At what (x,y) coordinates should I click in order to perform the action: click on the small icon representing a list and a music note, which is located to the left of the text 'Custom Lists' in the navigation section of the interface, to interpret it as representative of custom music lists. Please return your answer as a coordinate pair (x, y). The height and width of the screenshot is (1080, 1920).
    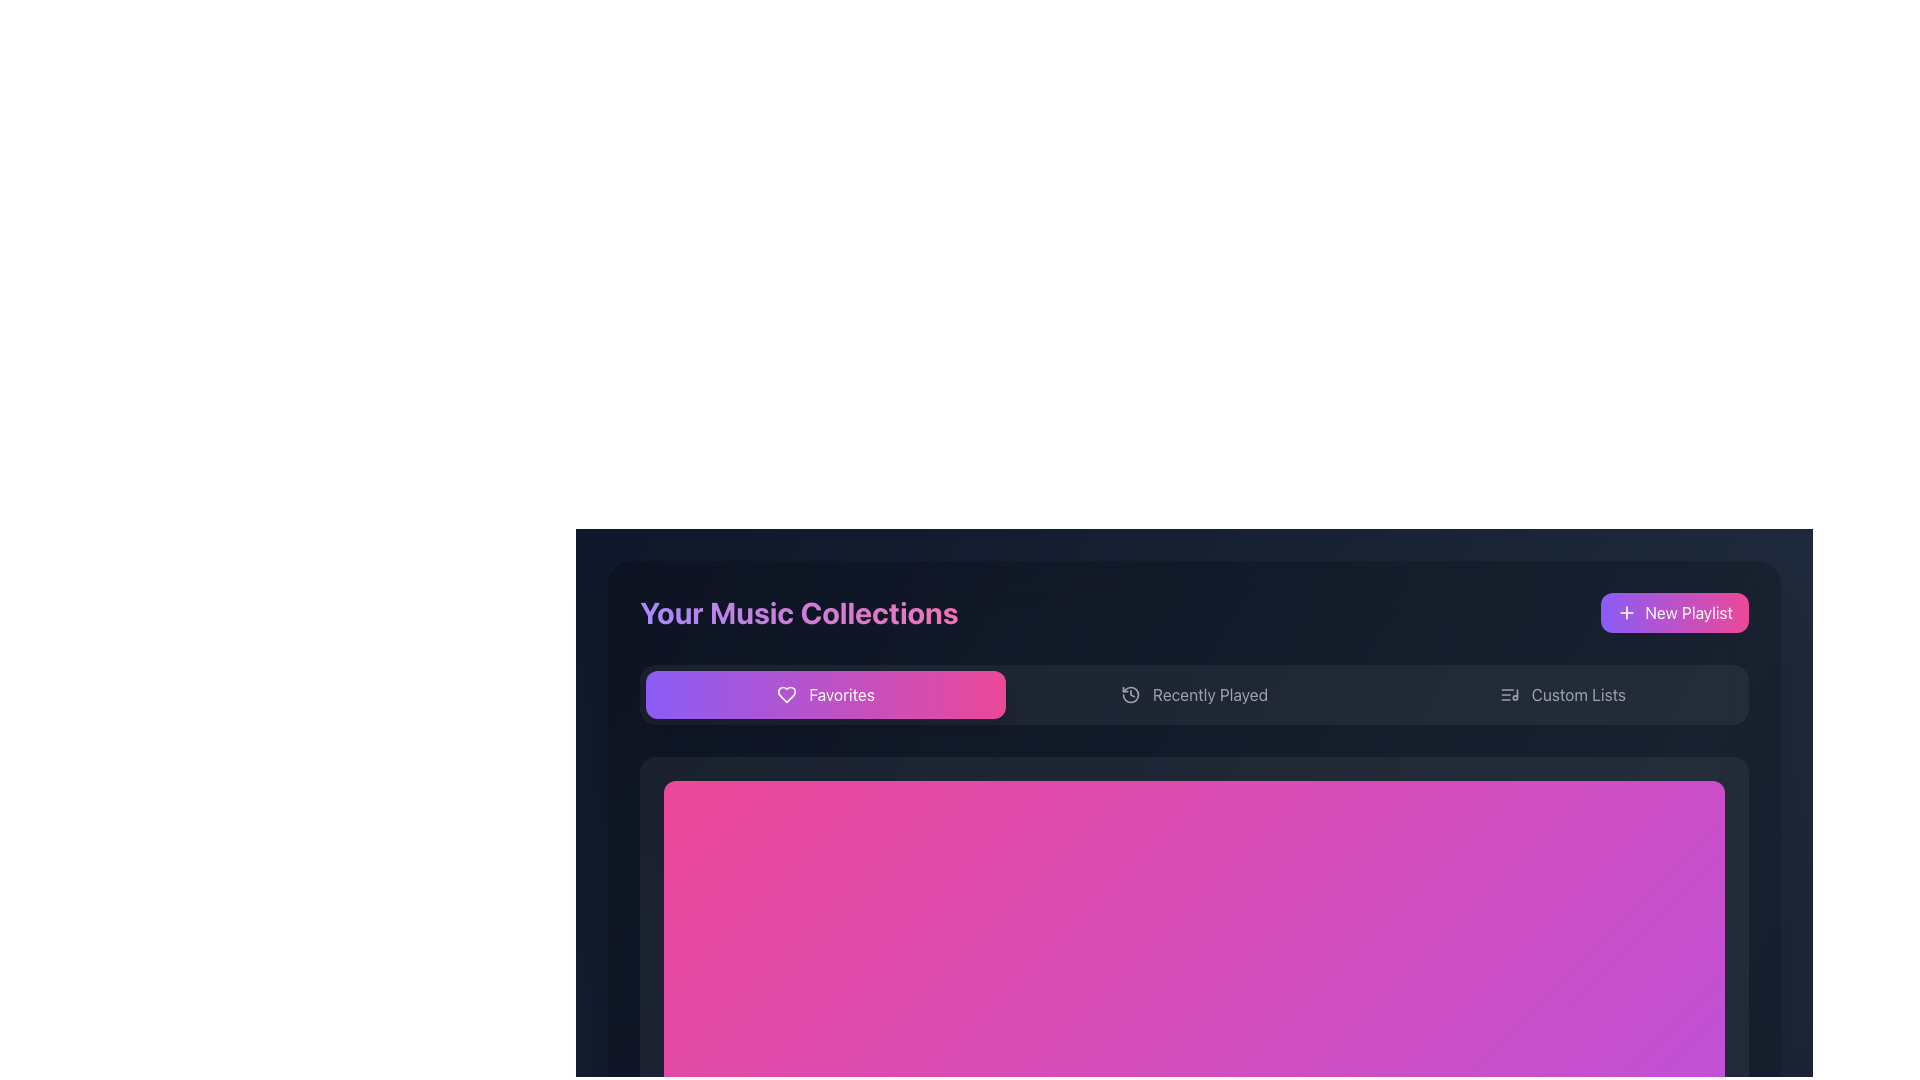
    Looking at the image, I should click on (1509, 693).